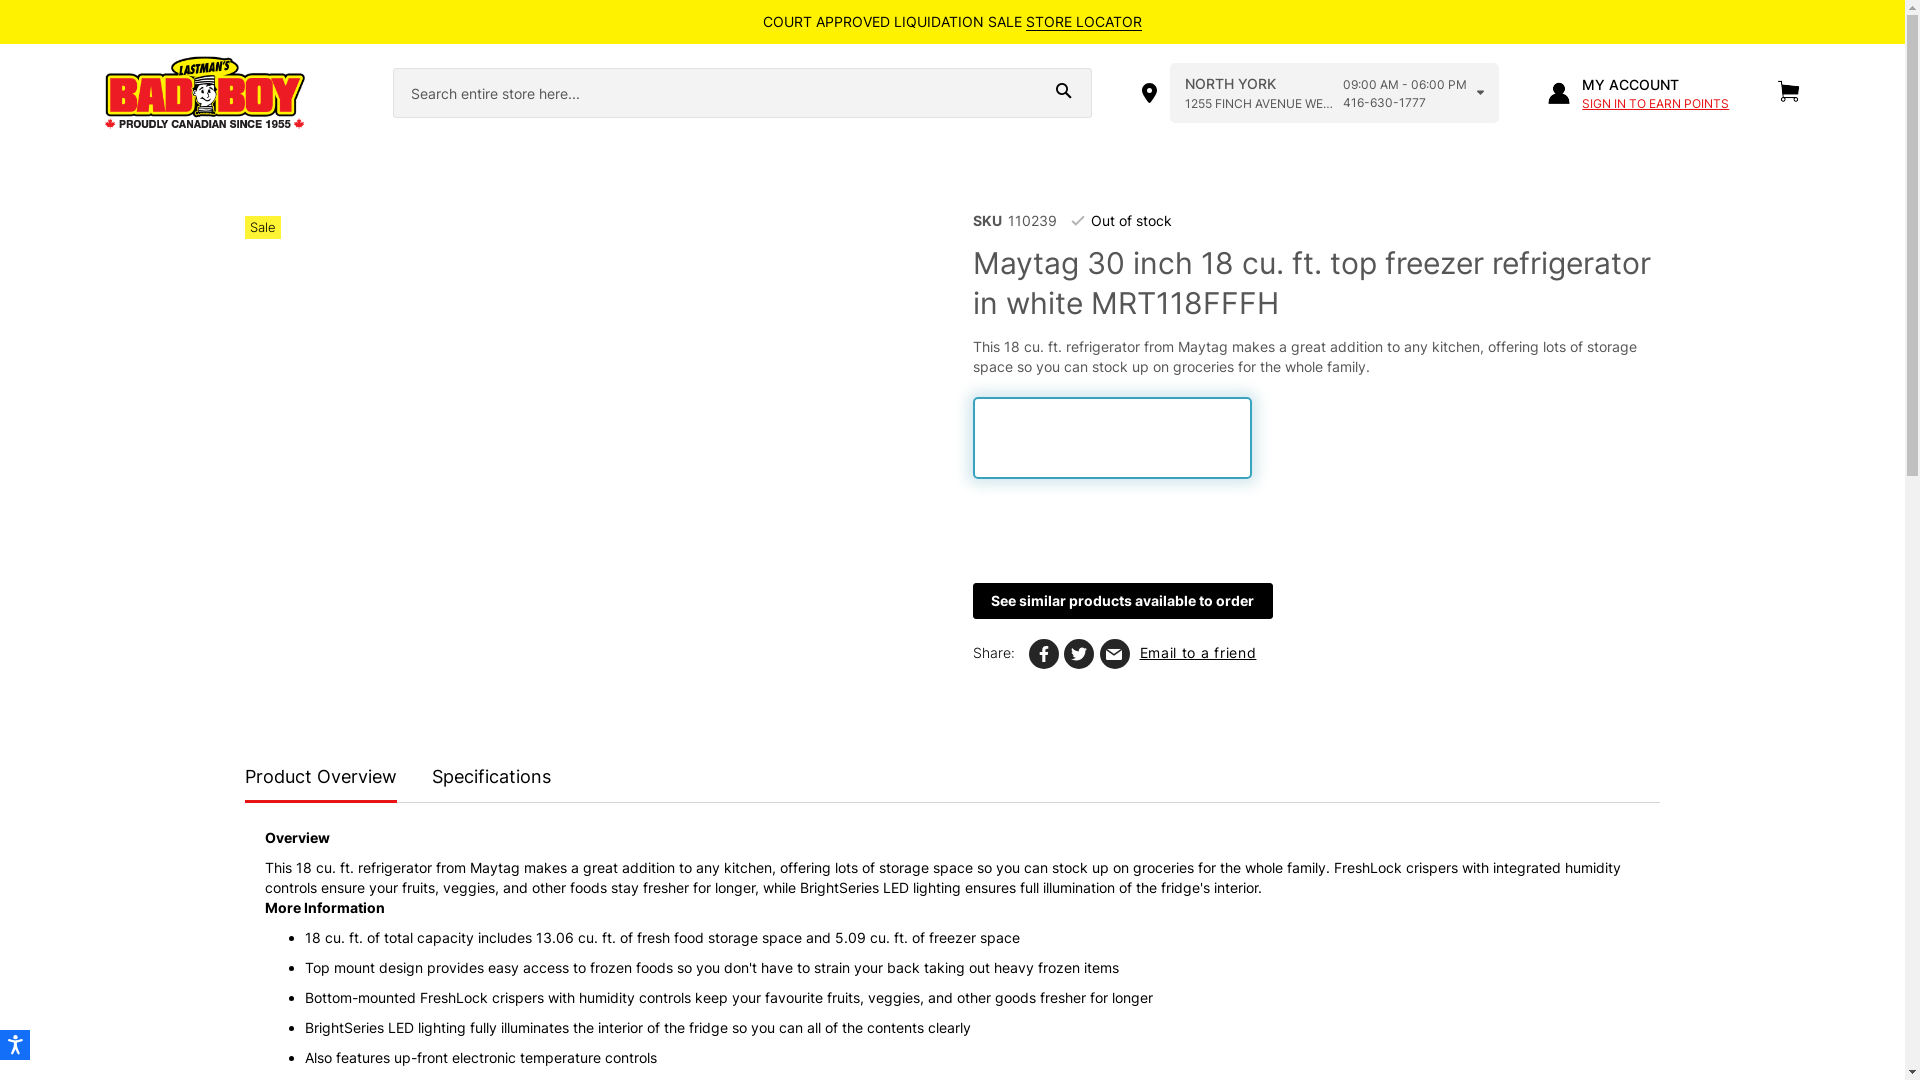 The width and height of the screenshot is (1920, 1080). What do you see at coordinates (1026, 22) in the screenshot?
I see `'STORE LOCATOR'` at bounding box center [1026, 22].